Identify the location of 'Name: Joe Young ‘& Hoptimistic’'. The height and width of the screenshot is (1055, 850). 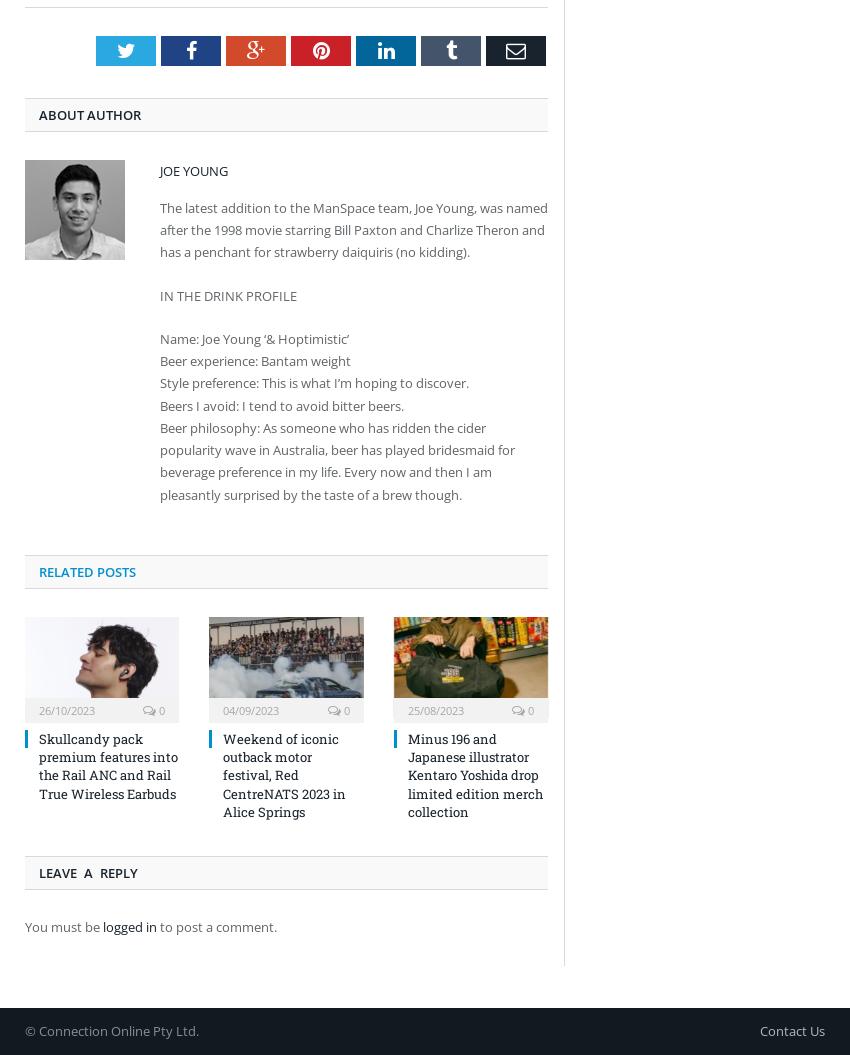
(254, 337).